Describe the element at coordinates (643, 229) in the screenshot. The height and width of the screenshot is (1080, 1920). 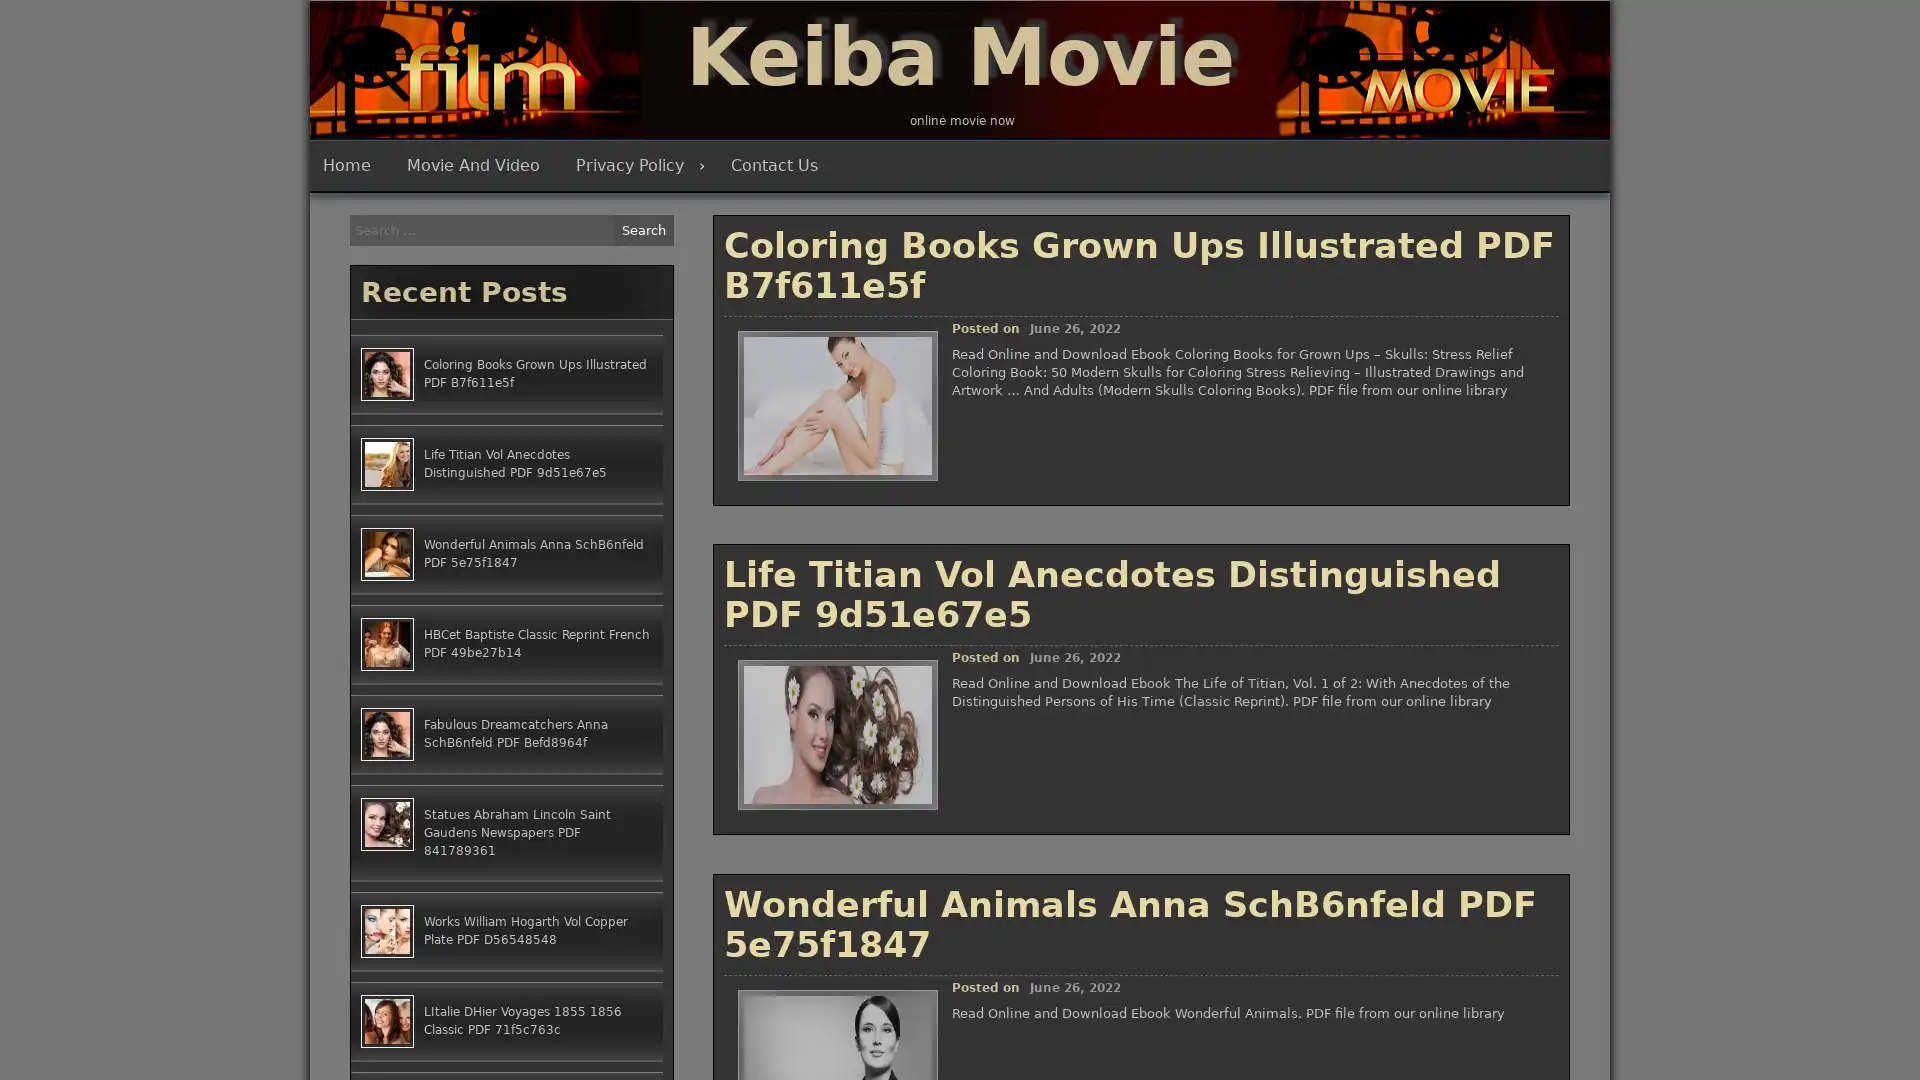
I see `Search` at that location.